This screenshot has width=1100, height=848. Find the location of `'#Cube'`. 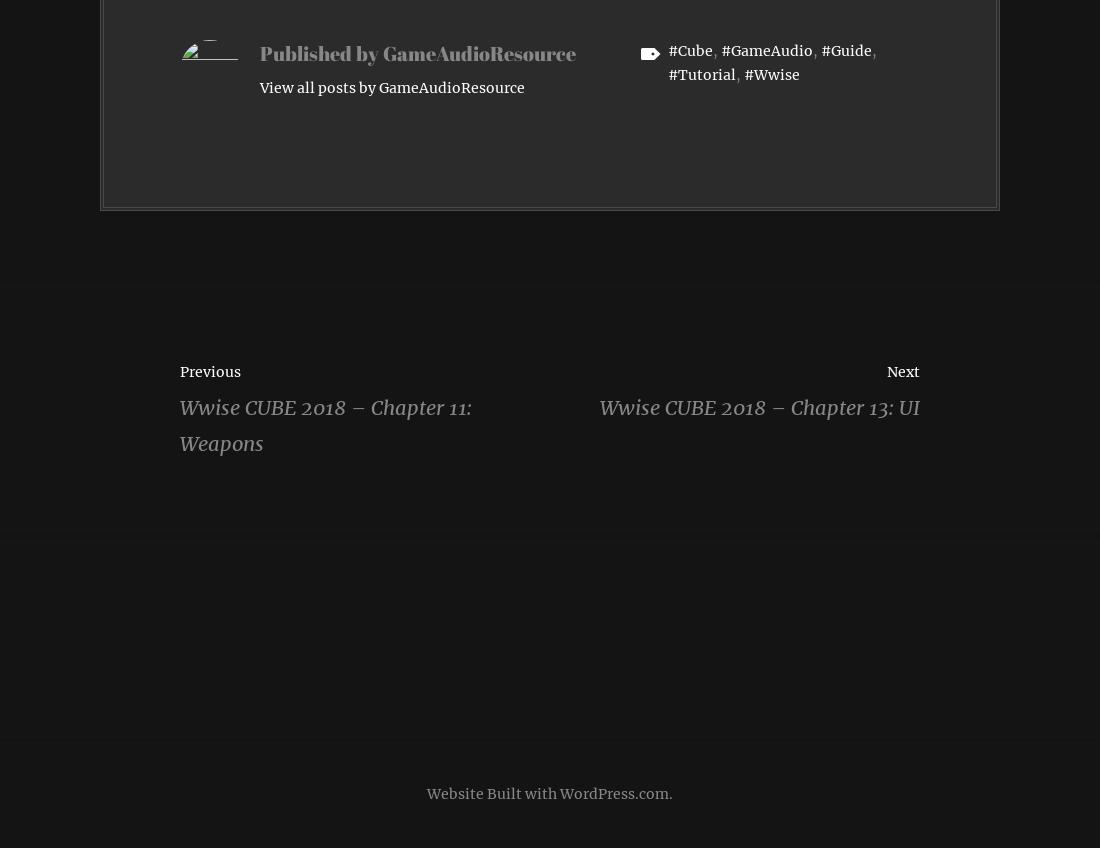

'#Cube' is located at coordinates (689, 49).